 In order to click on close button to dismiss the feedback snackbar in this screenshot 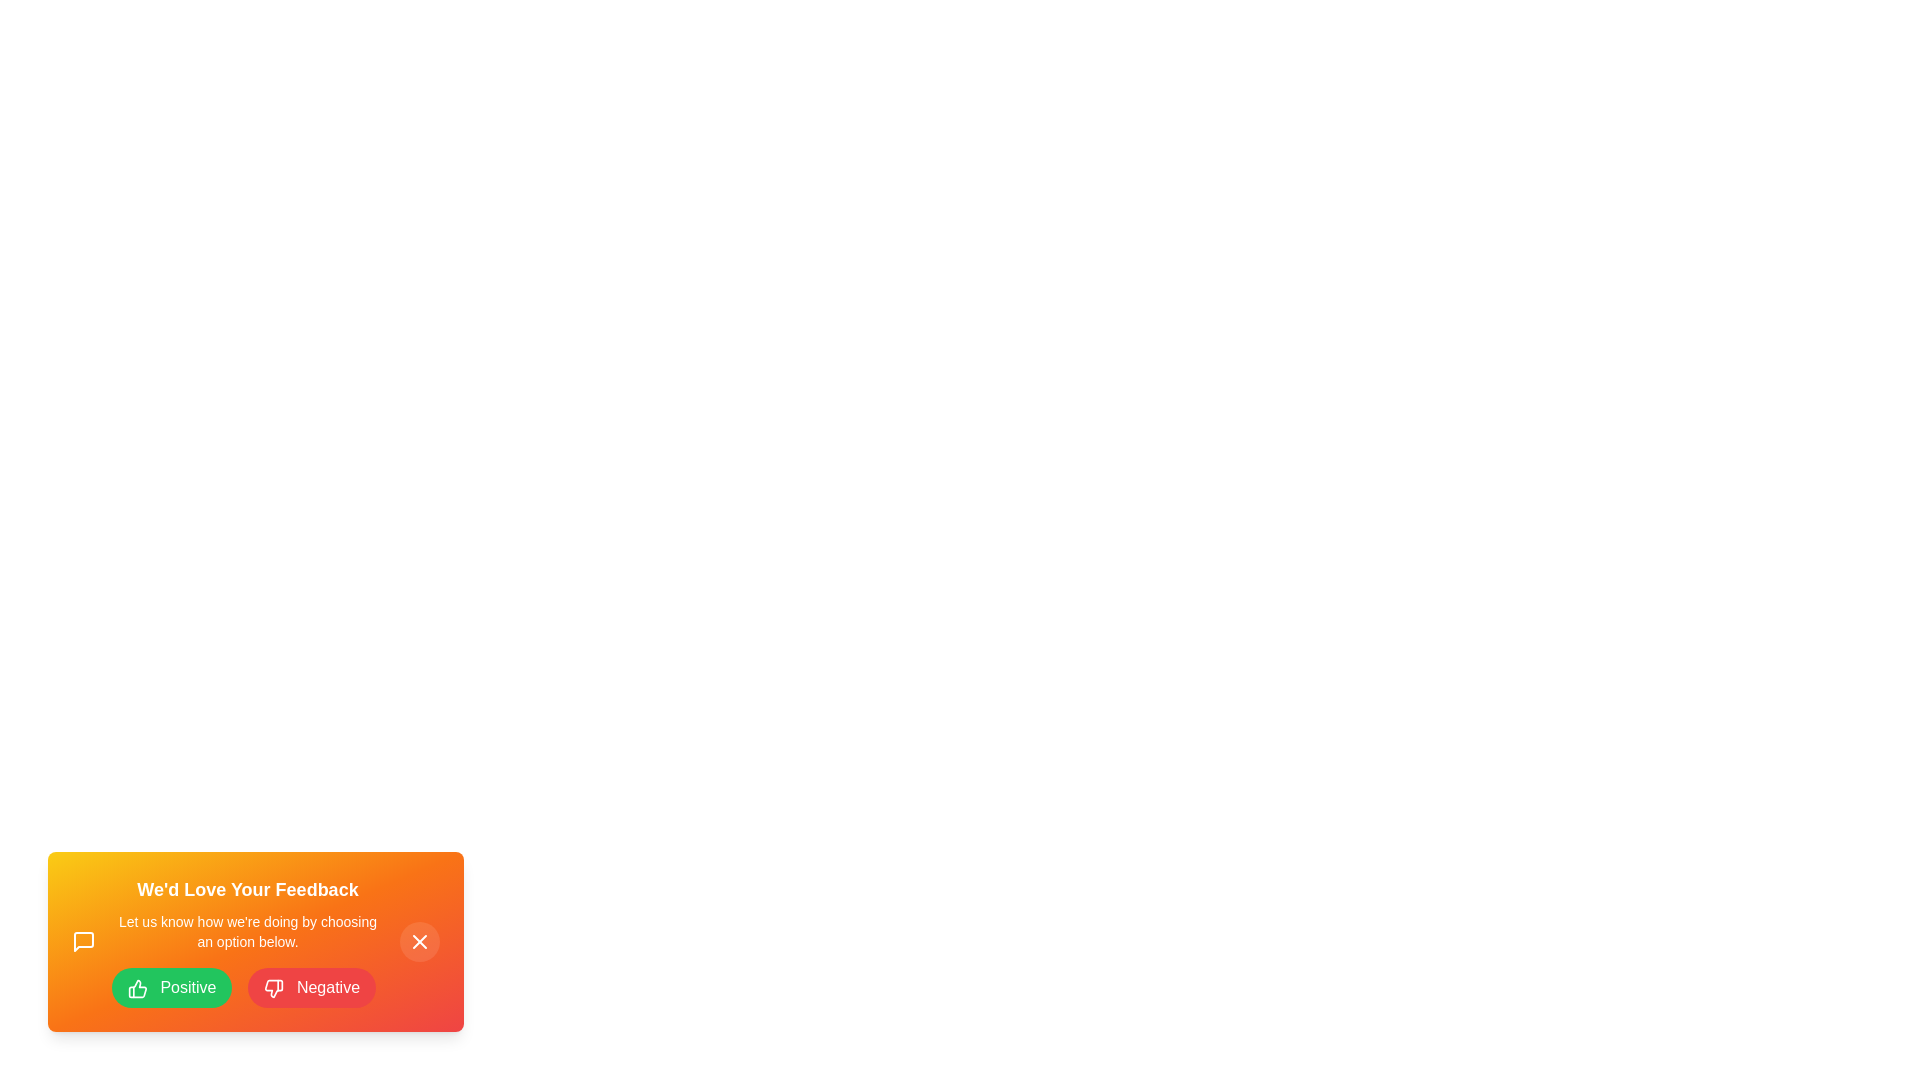, I will do `click(419, 941)`.